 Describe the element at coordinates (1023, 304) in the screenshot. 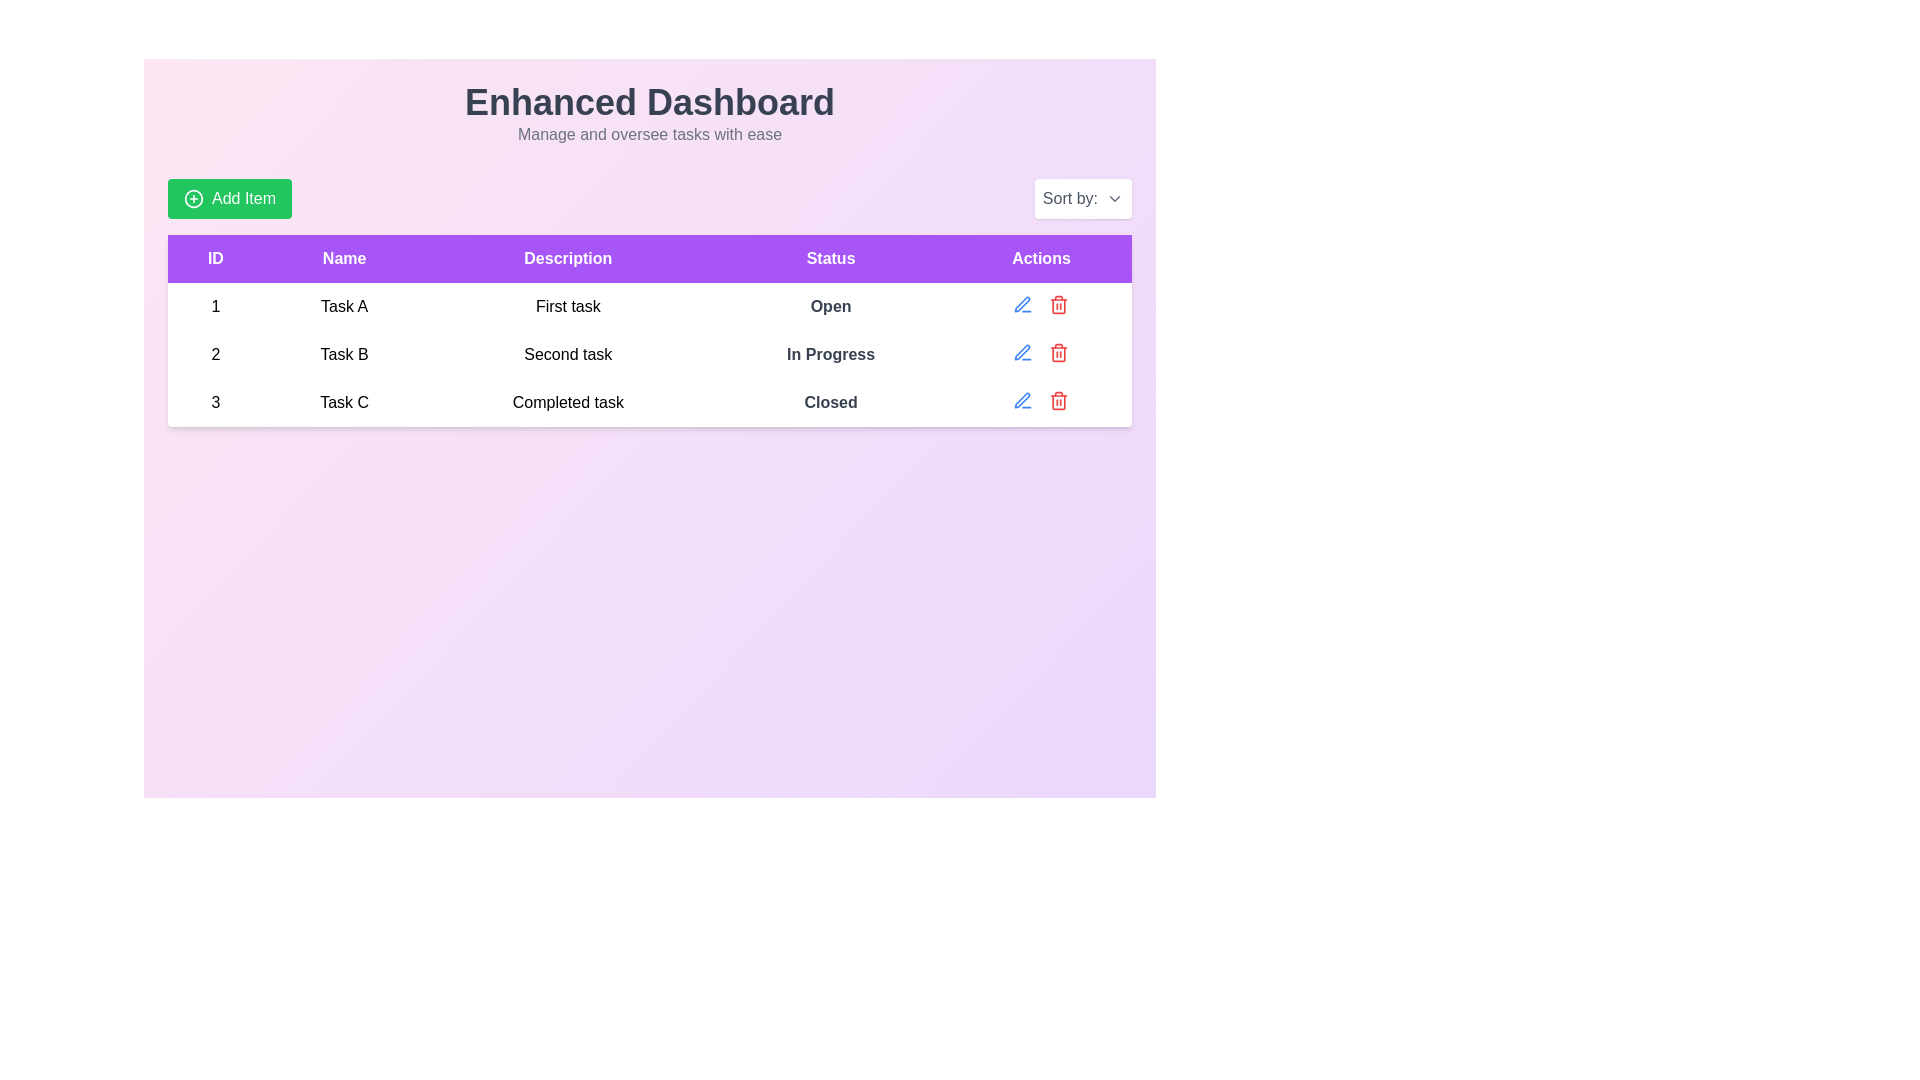

I see `the edit button icon in the Actions column of the second row of the table` at that location.